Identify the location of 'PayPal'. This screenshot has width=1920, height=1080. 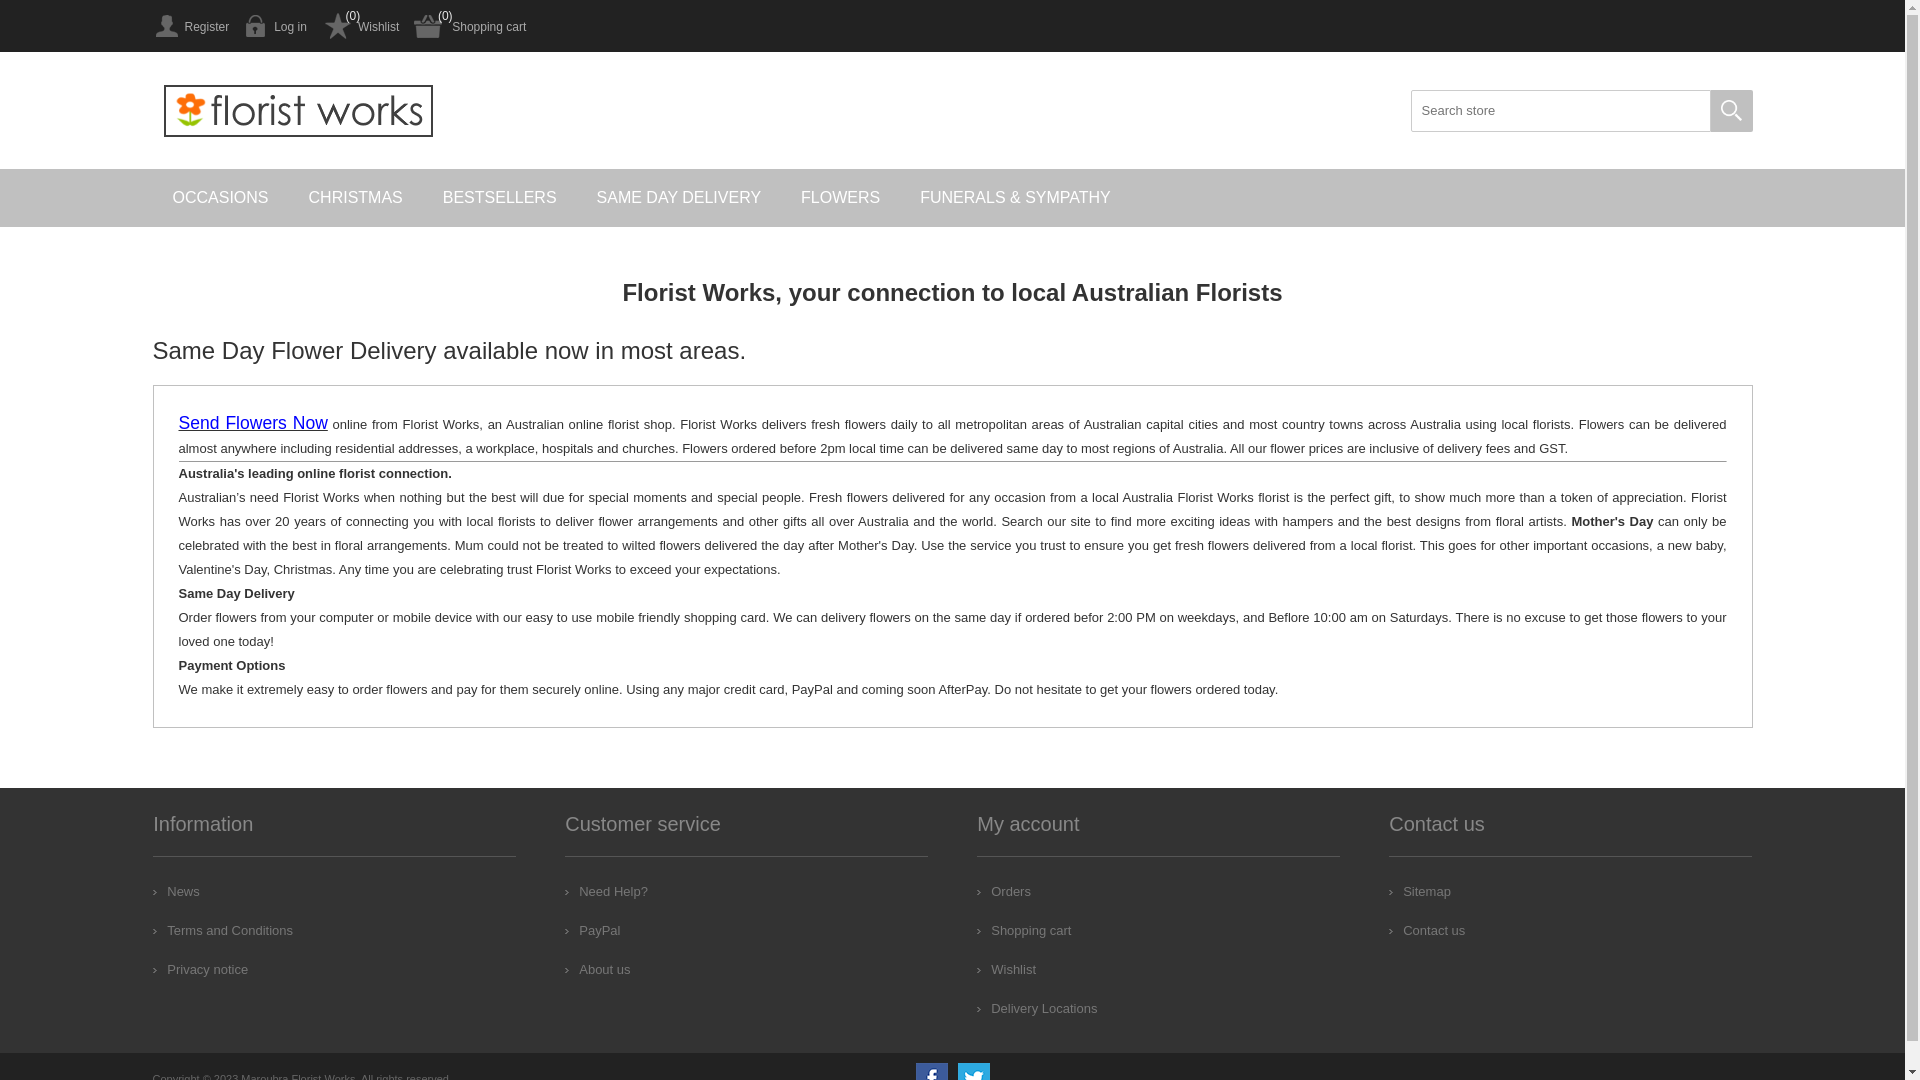
(591, 930).